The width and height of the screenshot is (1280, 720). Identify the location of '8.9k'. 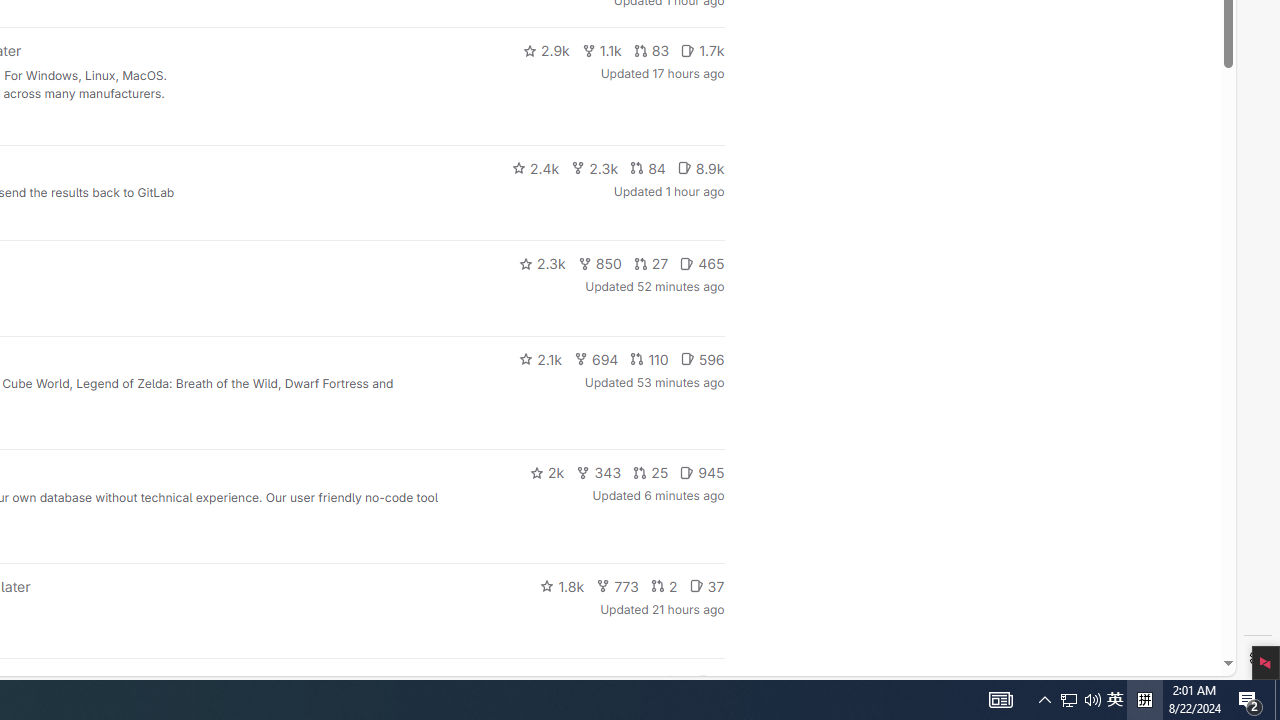
(700, 167).